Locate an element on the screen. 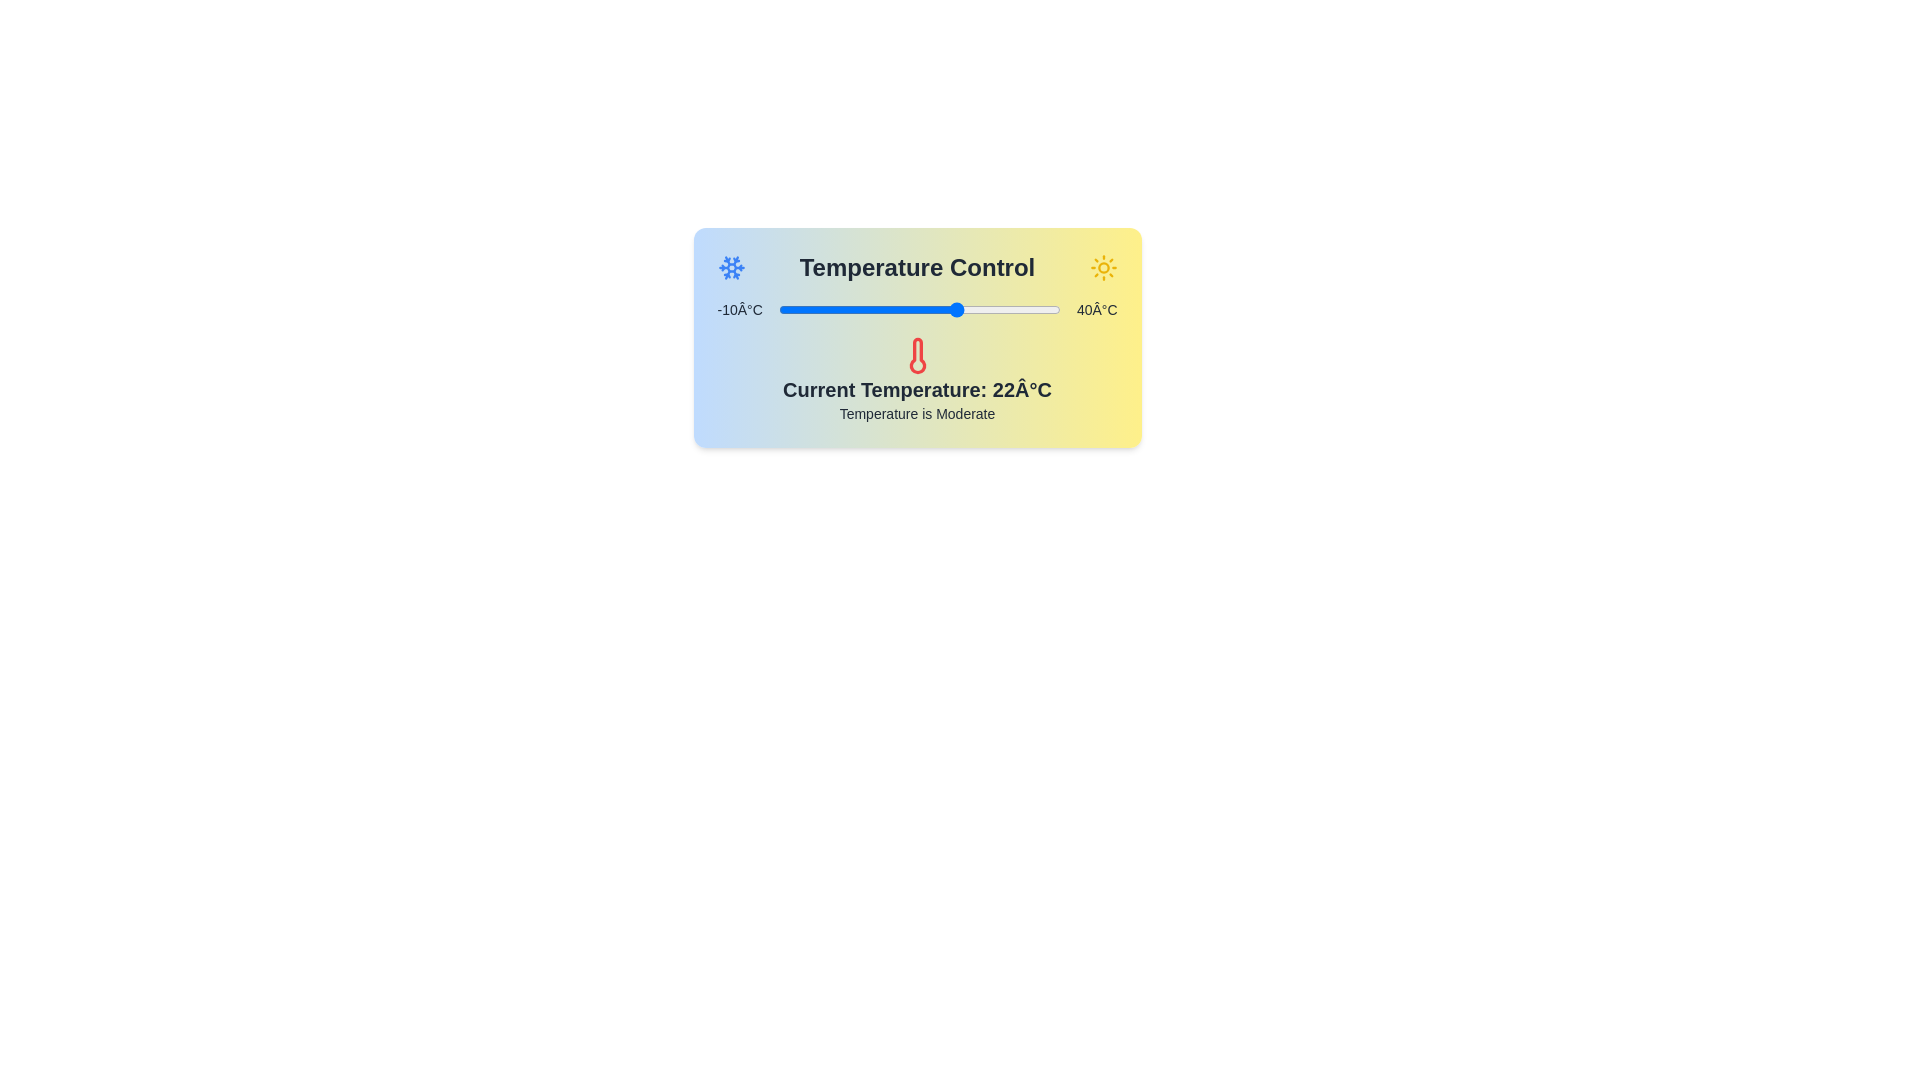 The width and height of the screenshot is (1920, 1080). the temperature slider to set the temperature to 25°C is located at coordinates (976, 309).